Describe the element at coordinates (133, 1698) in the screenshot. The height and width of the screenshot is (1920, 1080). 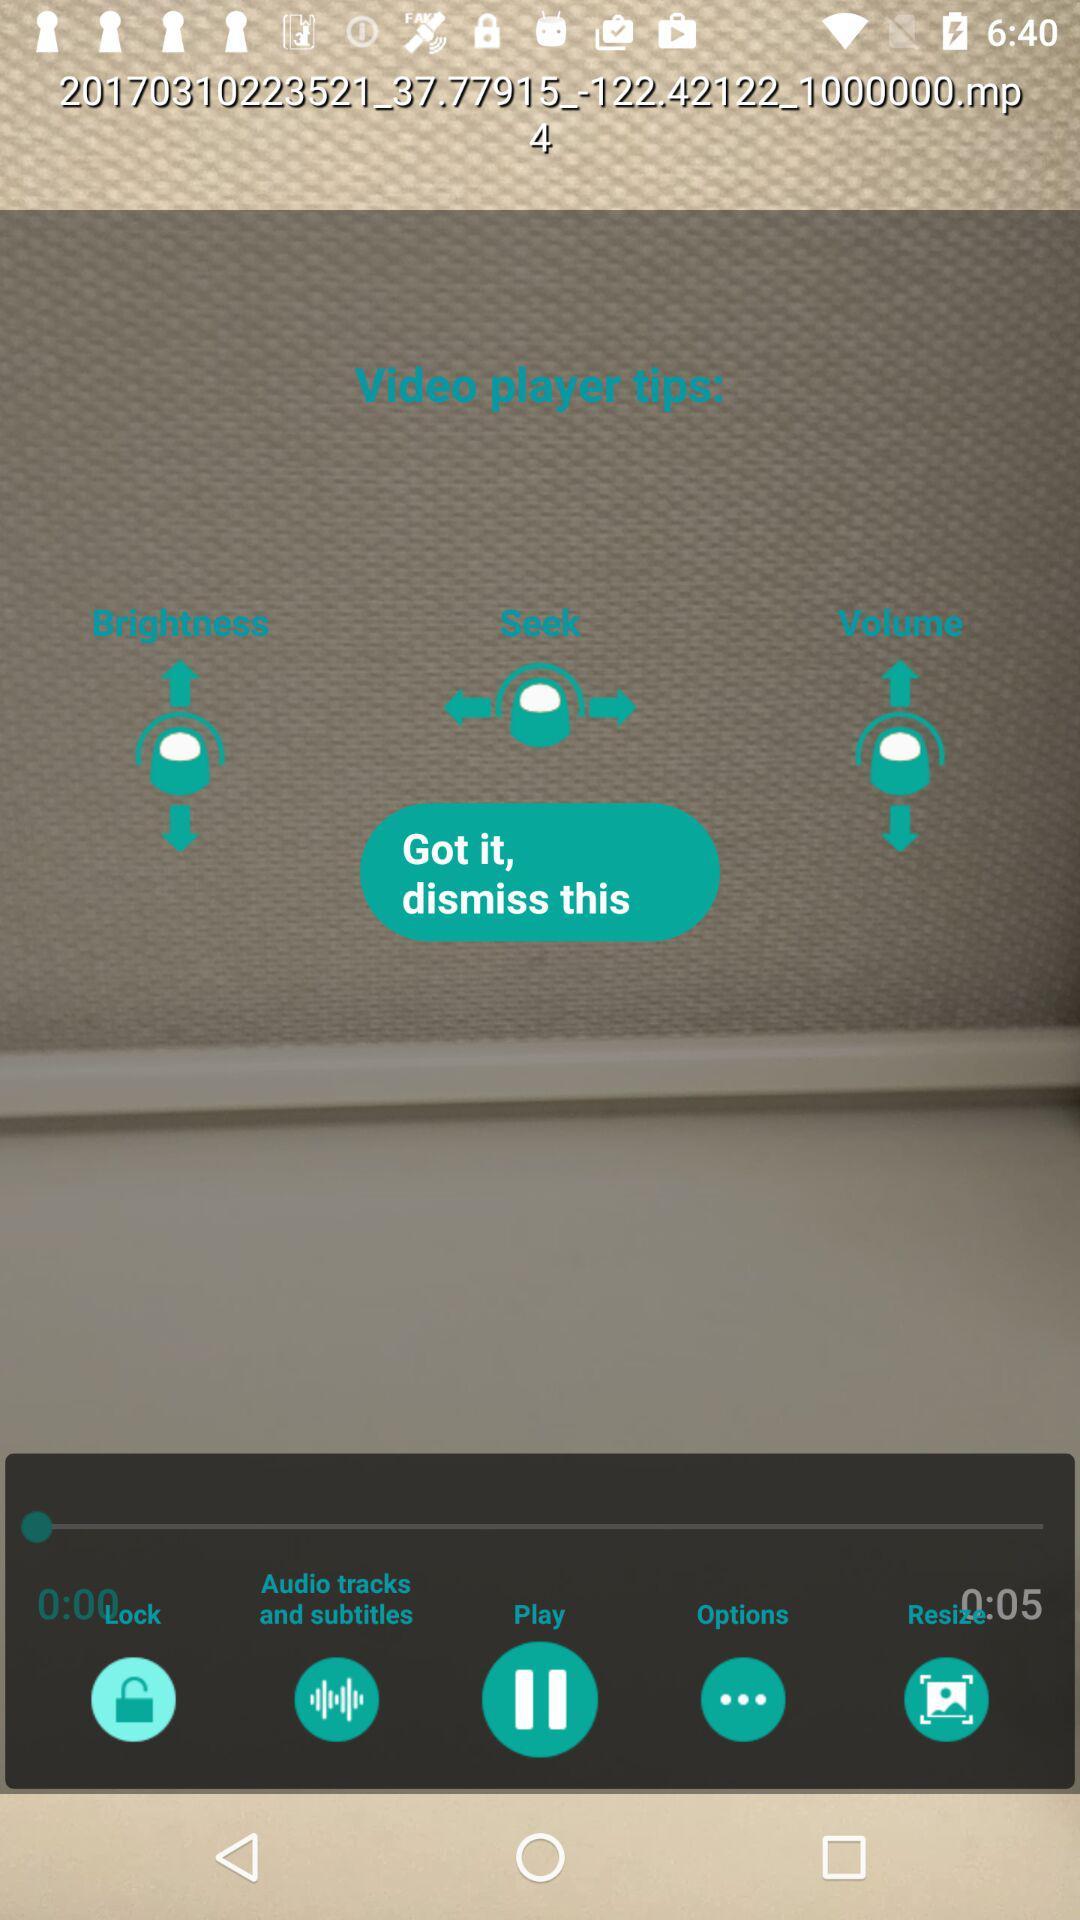
I see `lock rotation` at that location.